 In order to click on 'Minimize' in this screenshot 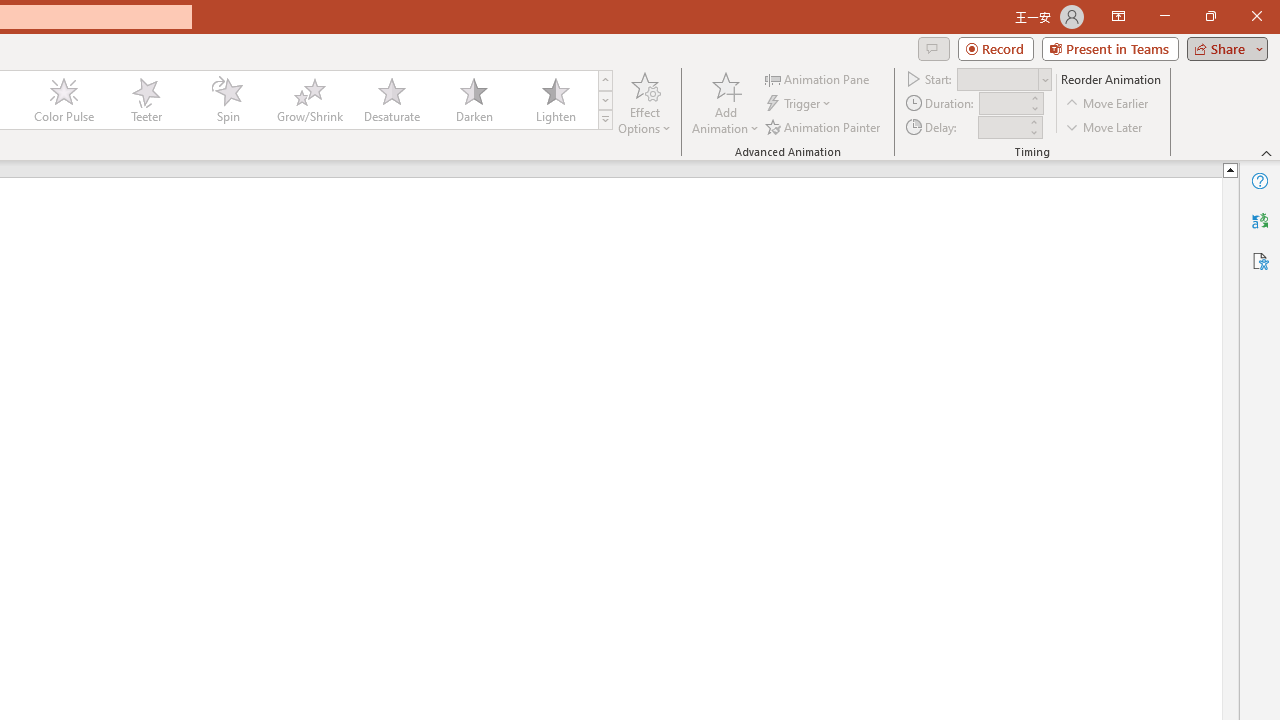, I will do `click(1164, 16)`.